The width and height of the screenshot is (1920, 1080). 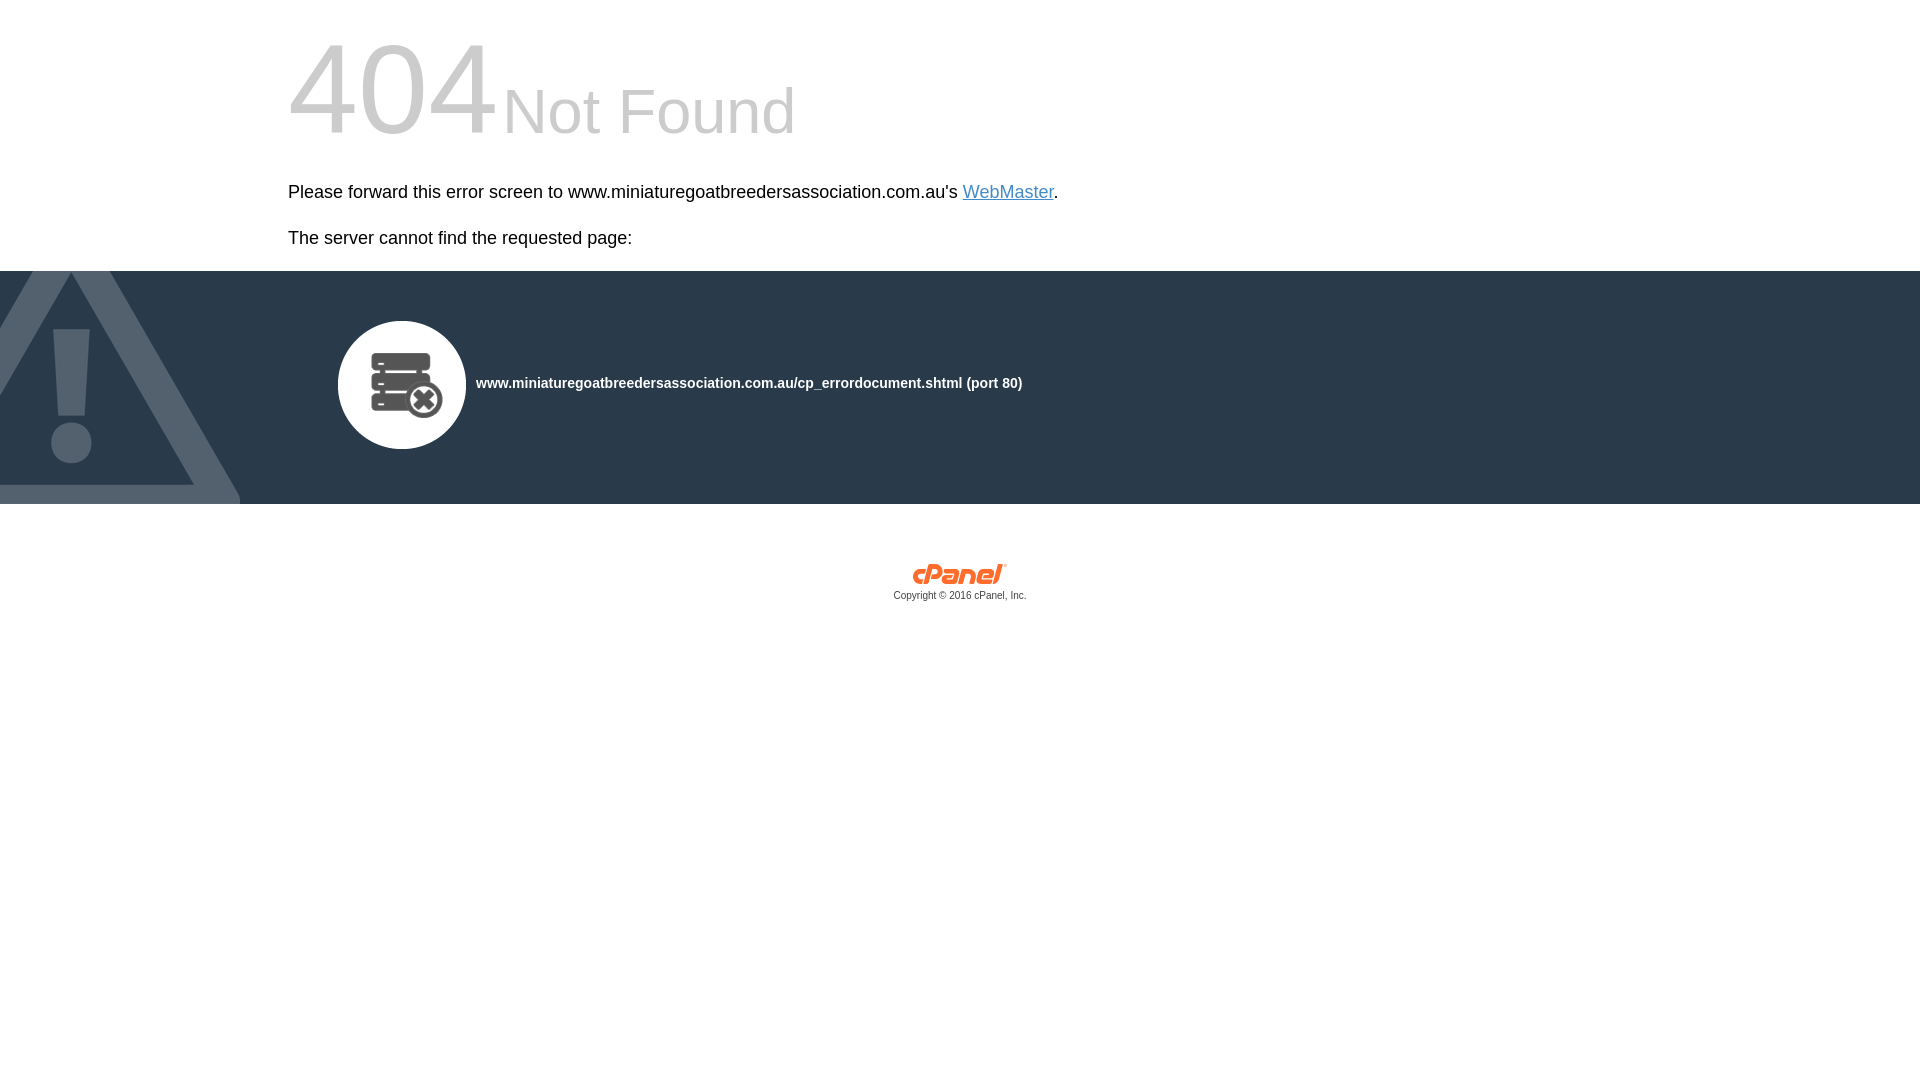 I want to click on 'WebMaster', so click(x=963, y=192).